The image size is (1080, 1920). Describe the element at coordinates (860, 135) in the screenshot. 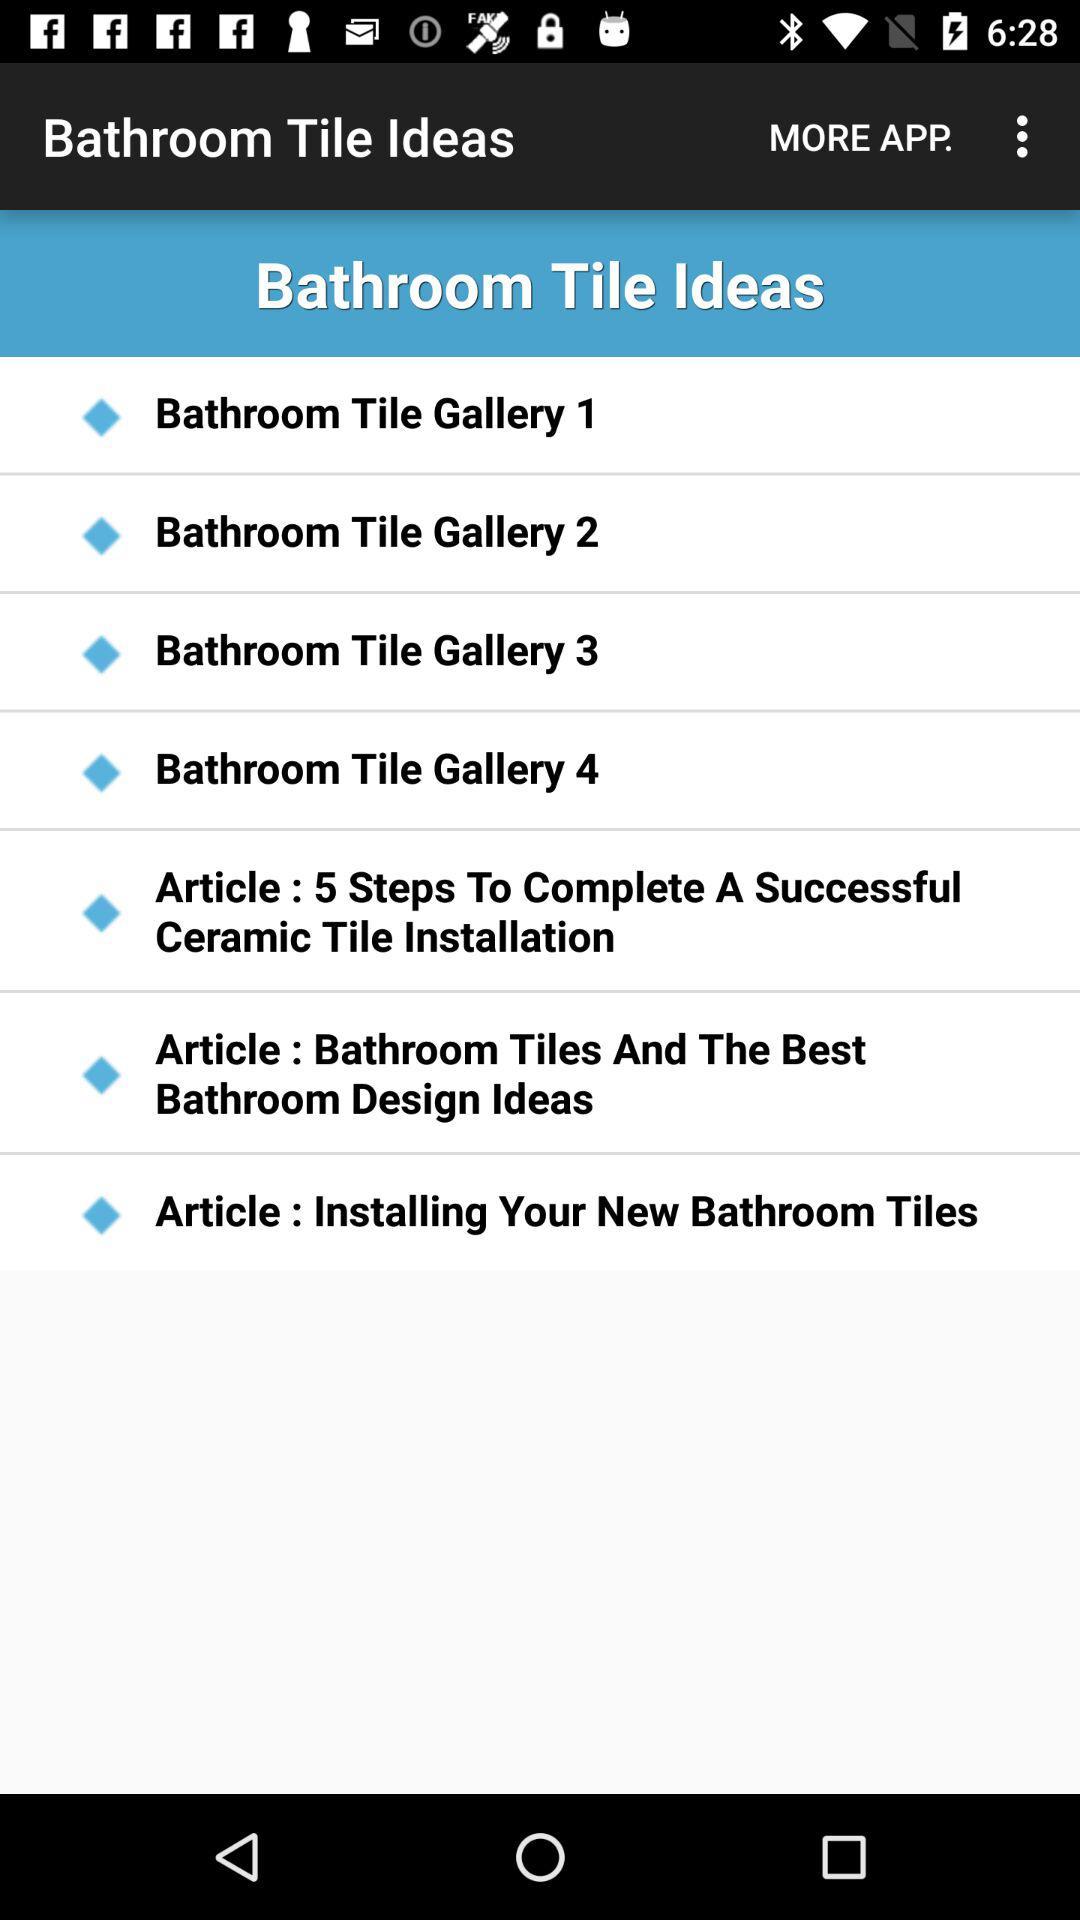

I see `the item next to bathroom tile ideas item` at that location.